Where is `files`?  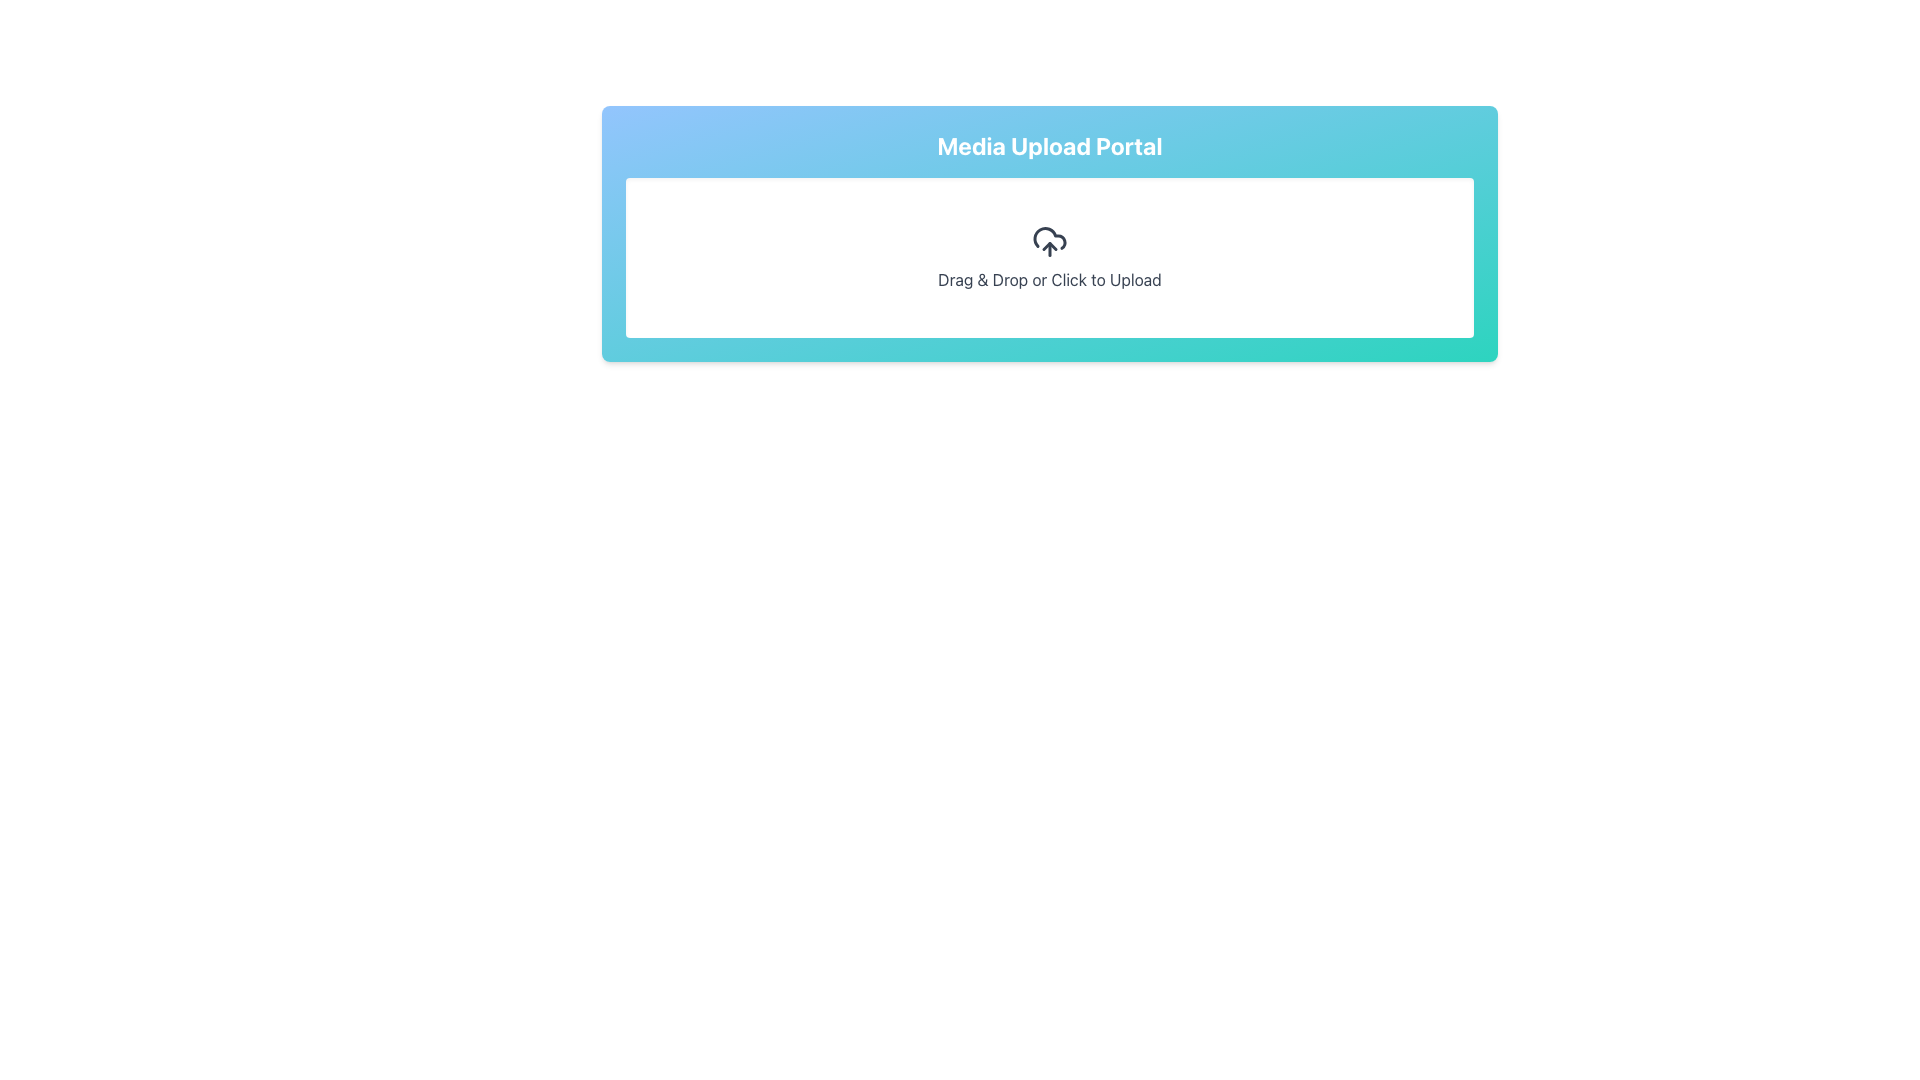 files is located at coordinates (1049, 257).